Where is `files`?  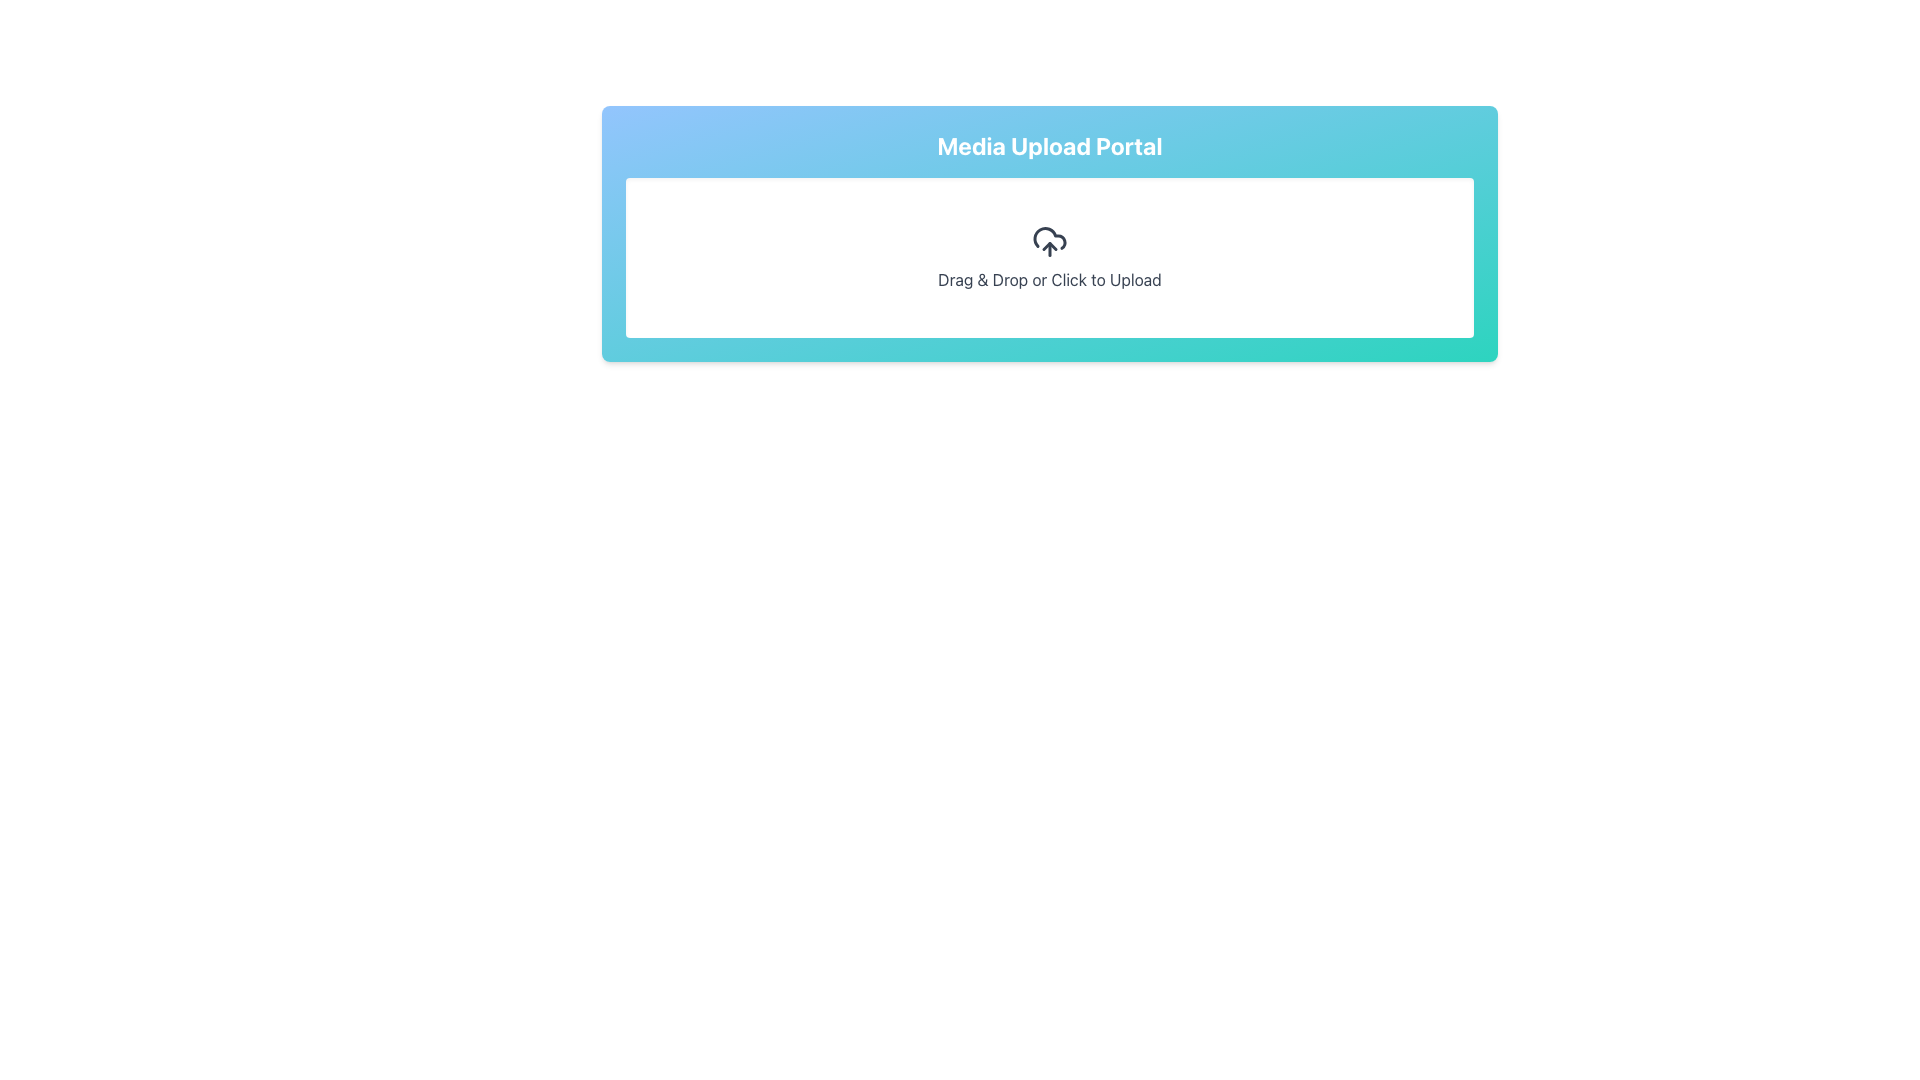 files is located at coordinates (1049, 257).